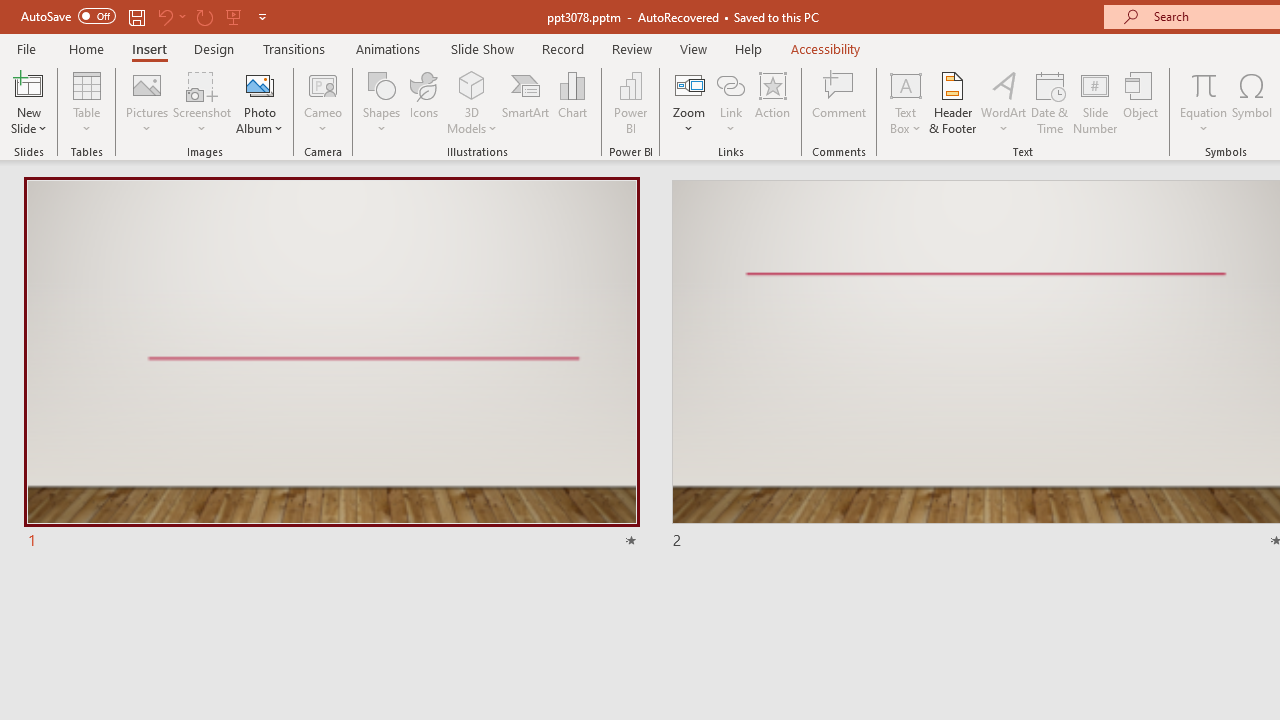 This screenshot has height=720, width=1280. I want to click on 'Comment', so click(839, 103).